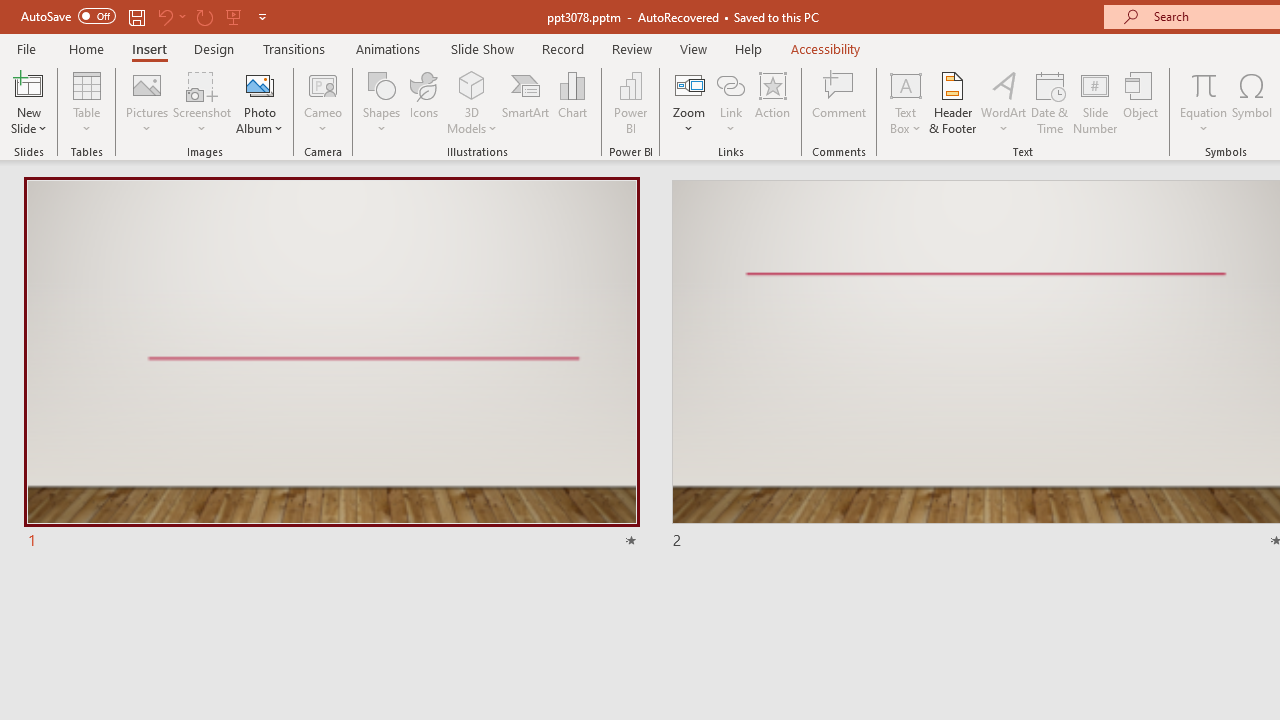 This screenshot has height=720, width=1280. I want to click on 'Comment', so click(839, 103).